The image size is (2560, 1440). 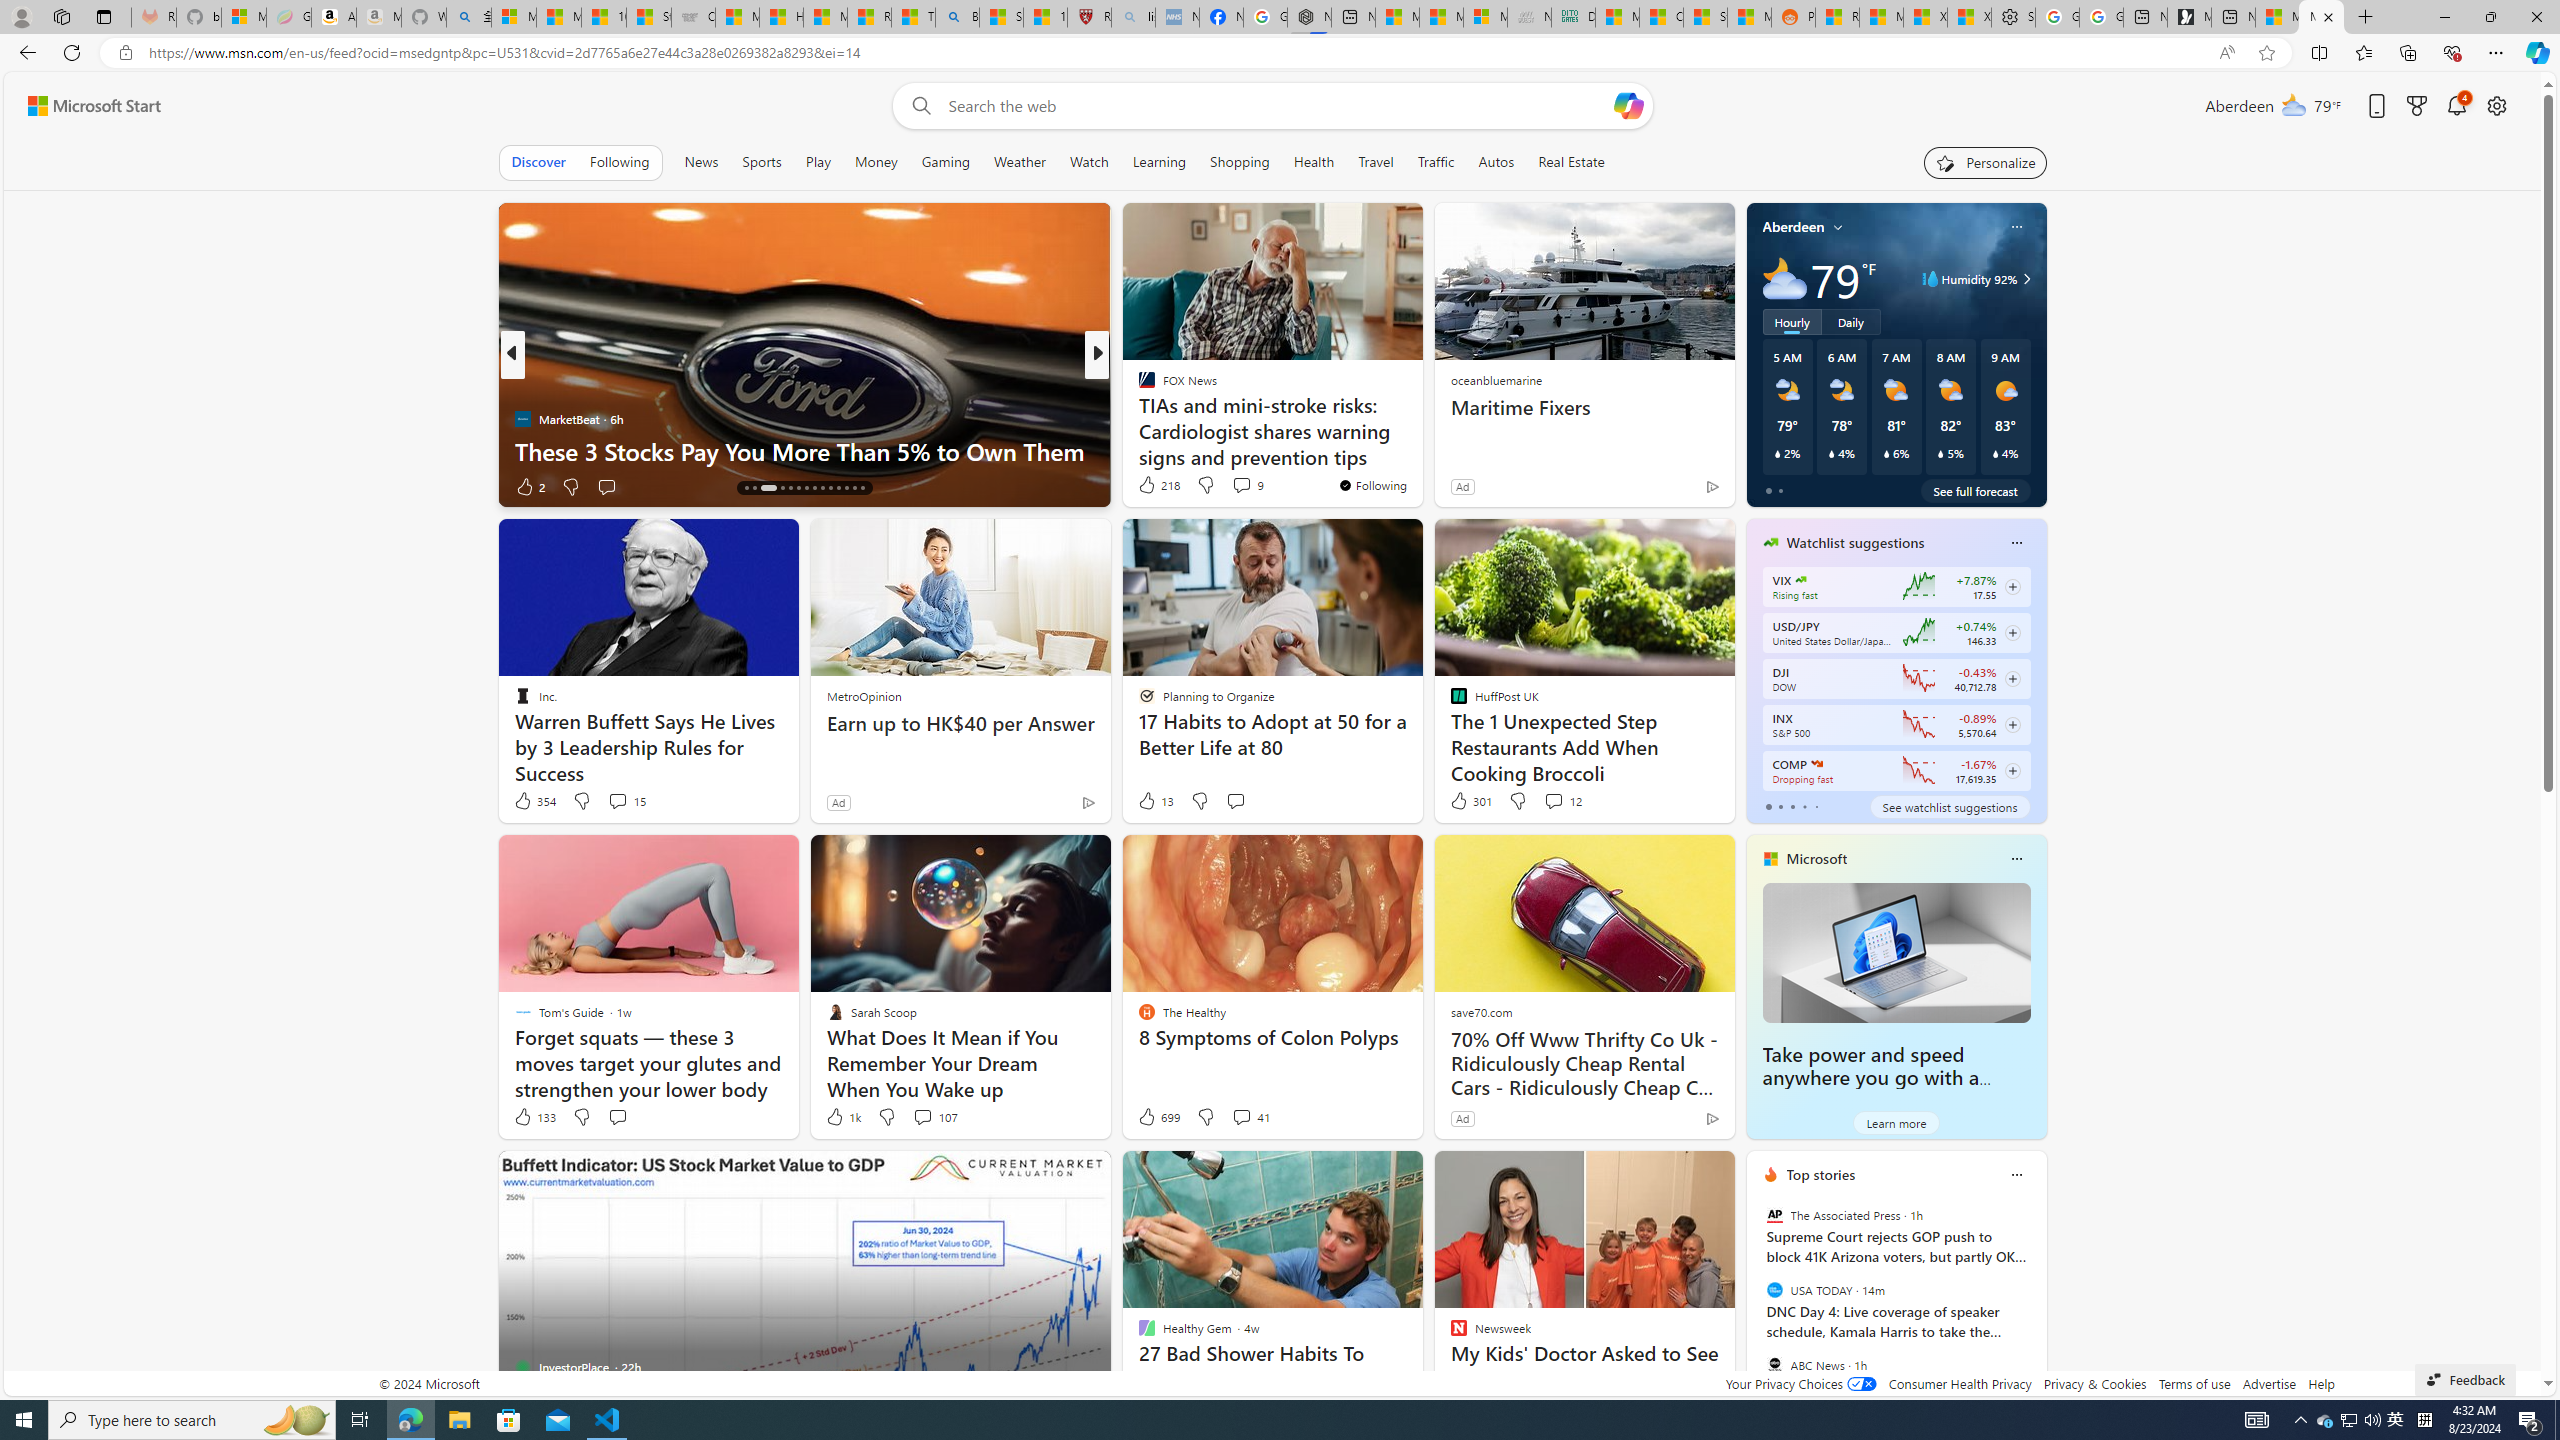 I want to click on '301 Like', so click(x=1468, y=800).